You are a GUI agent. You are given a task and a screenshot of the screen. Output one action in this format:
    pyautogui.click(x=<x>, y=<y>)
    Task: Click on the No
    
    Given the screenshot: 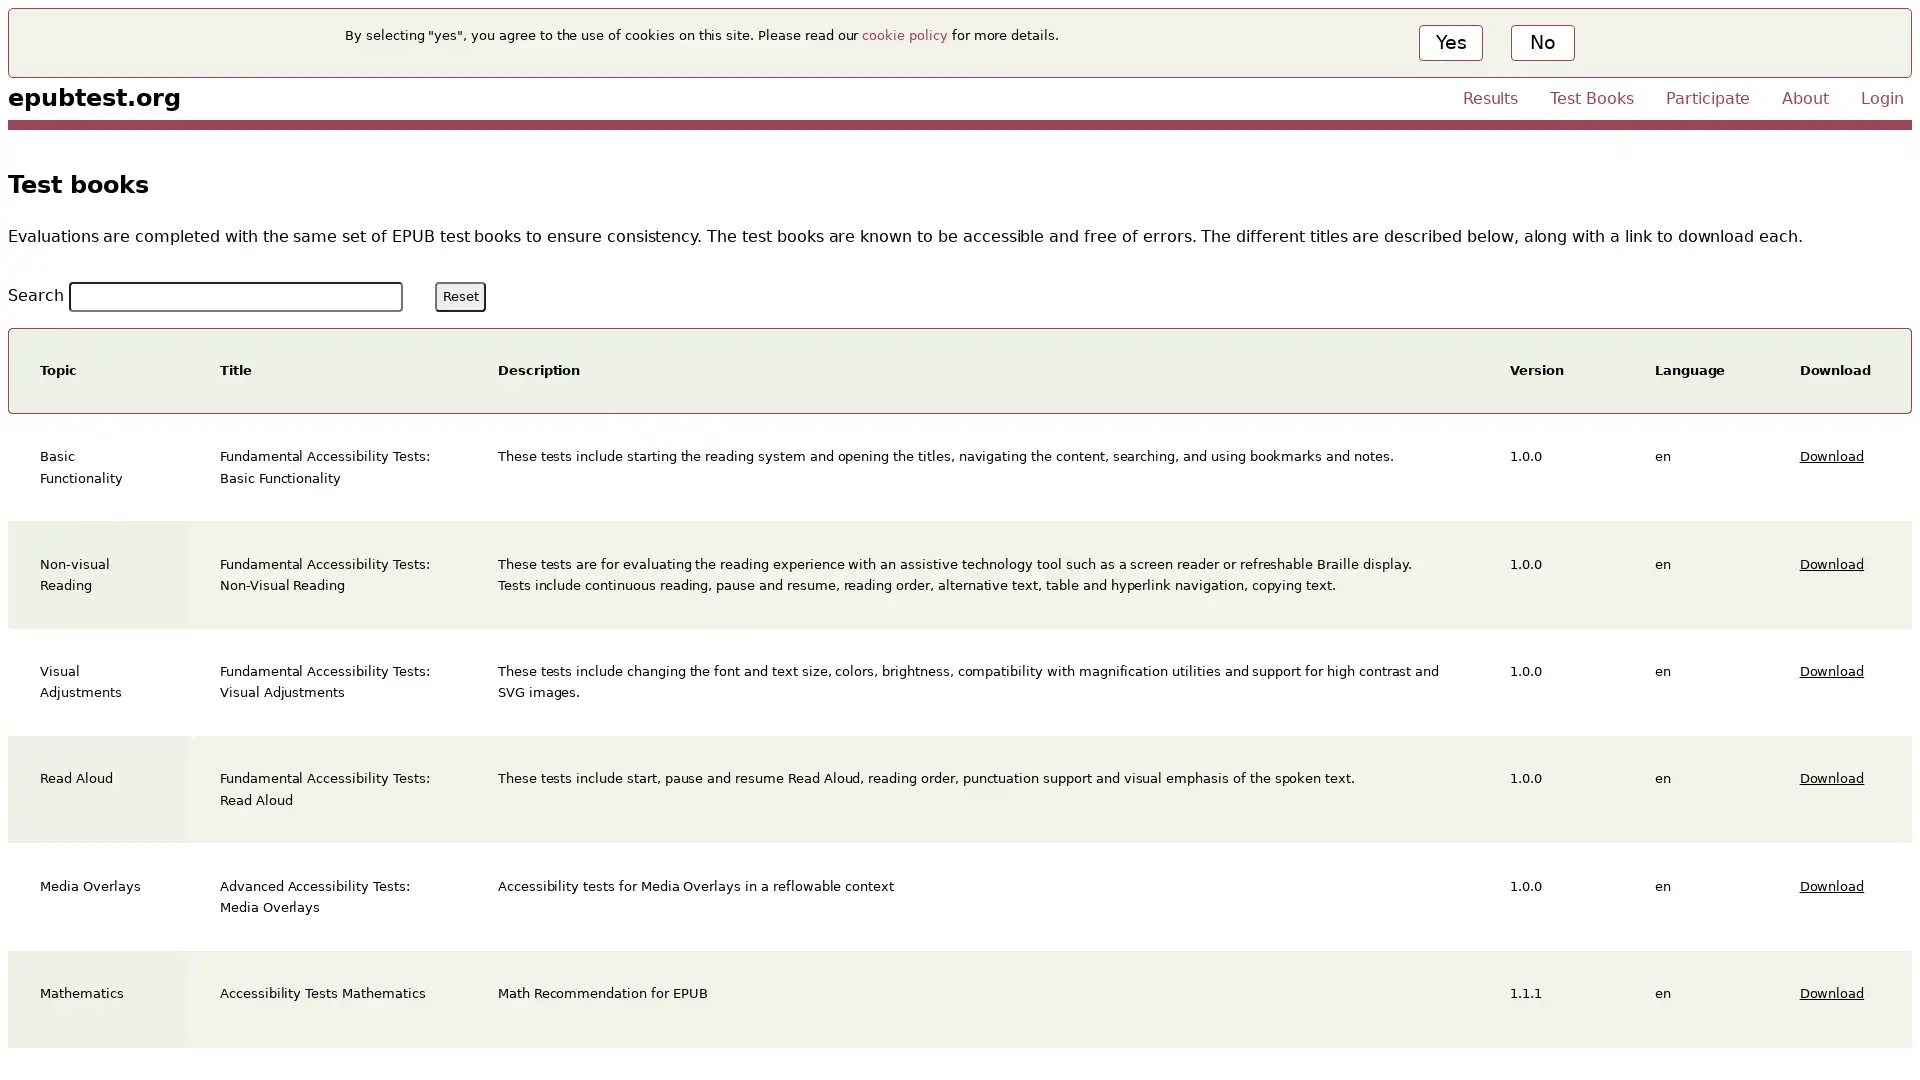 What is the action you would take?
    pyautogui.click(x=1540, y=42)
    